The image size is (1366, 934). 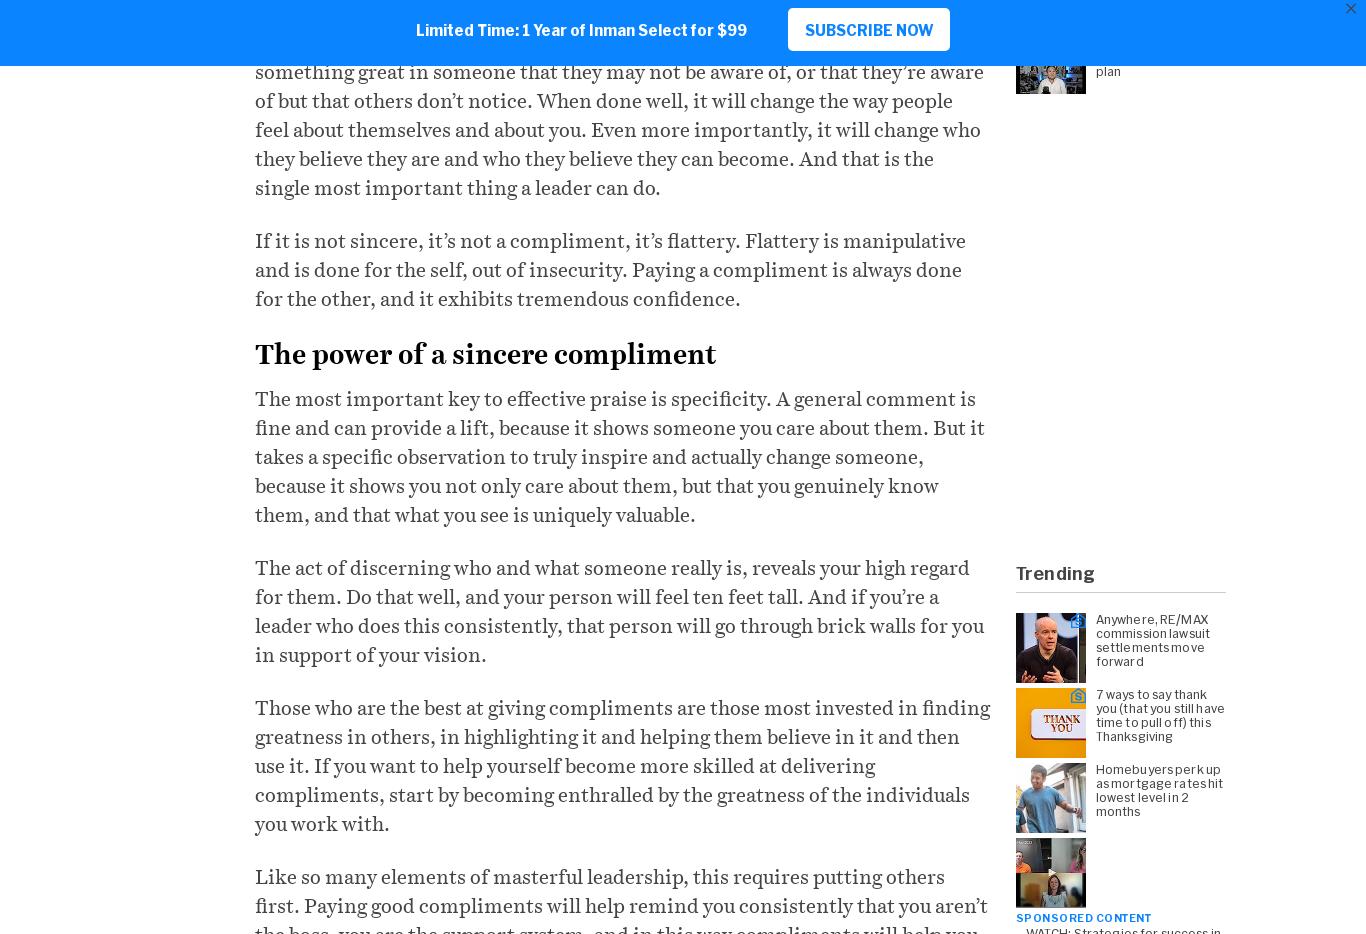 I want to click on 'Homebuyers perk up as mortgage rates hit lowest level in 2 months', so click(x=1159, y=788).